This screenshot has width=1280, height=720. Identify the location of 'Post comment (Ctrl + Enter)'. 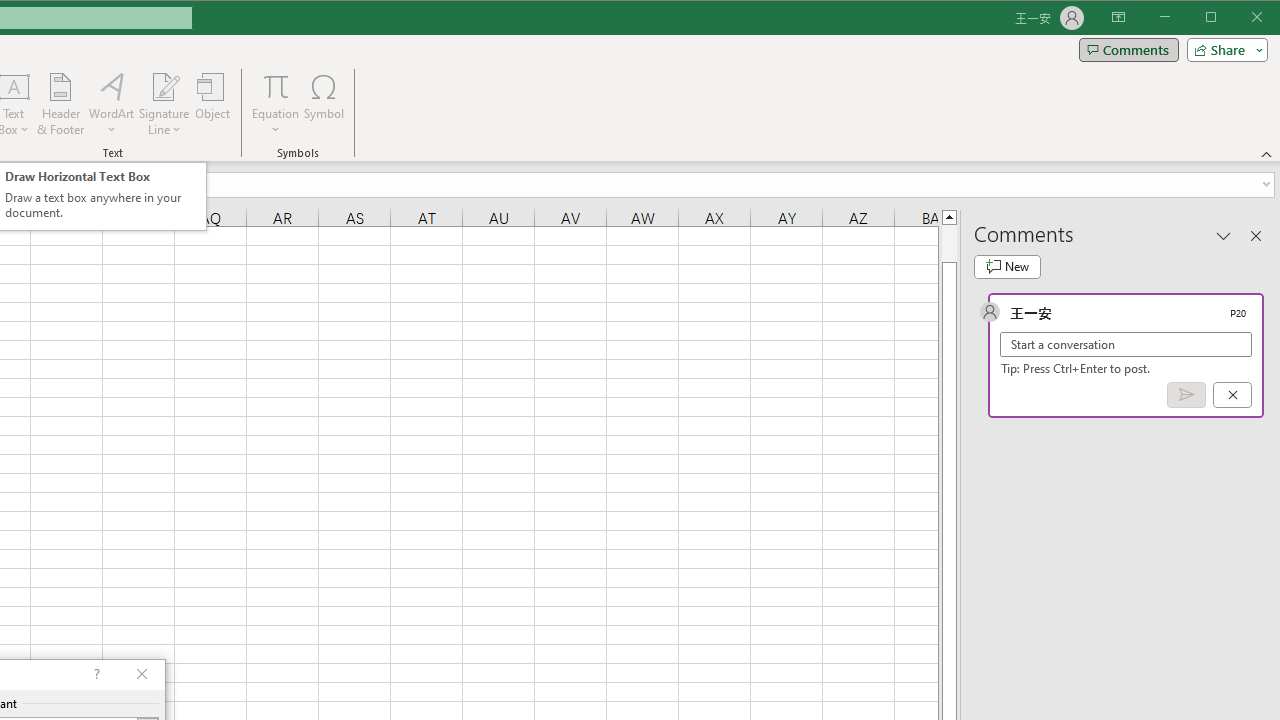
(1186, 395).